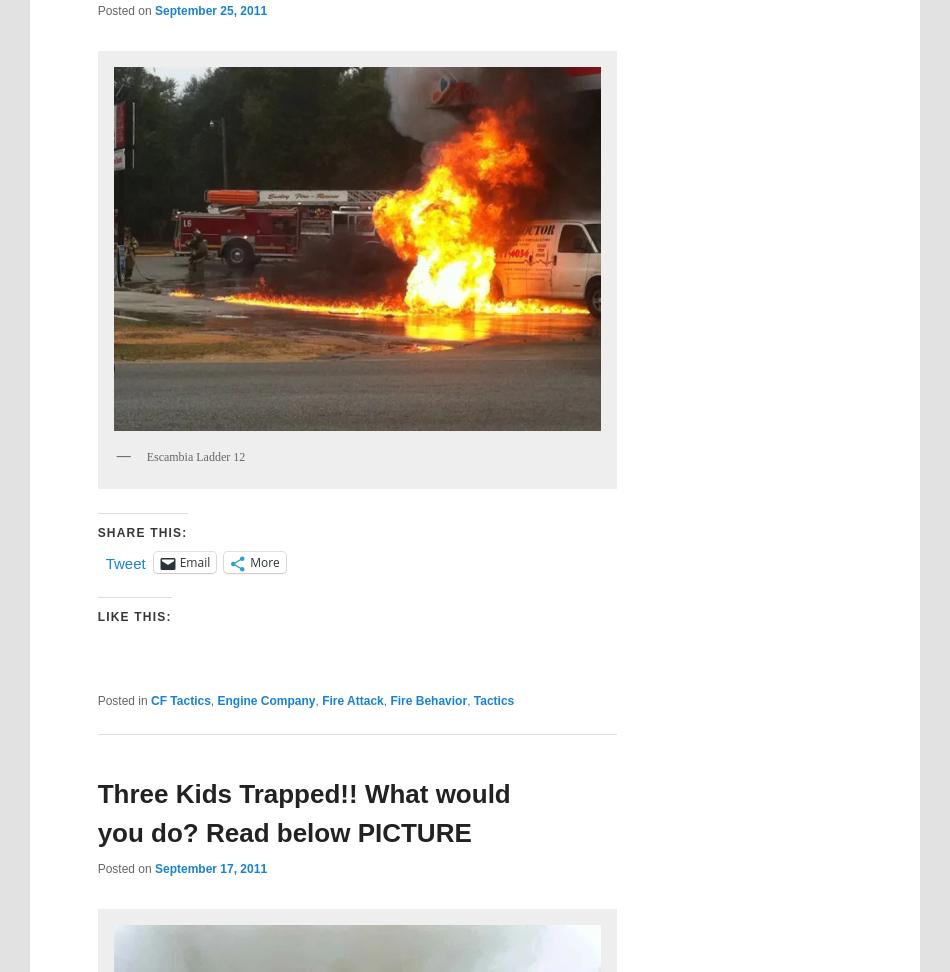  I want to click on 'Escambia Ladder 12', so click(195, 454).